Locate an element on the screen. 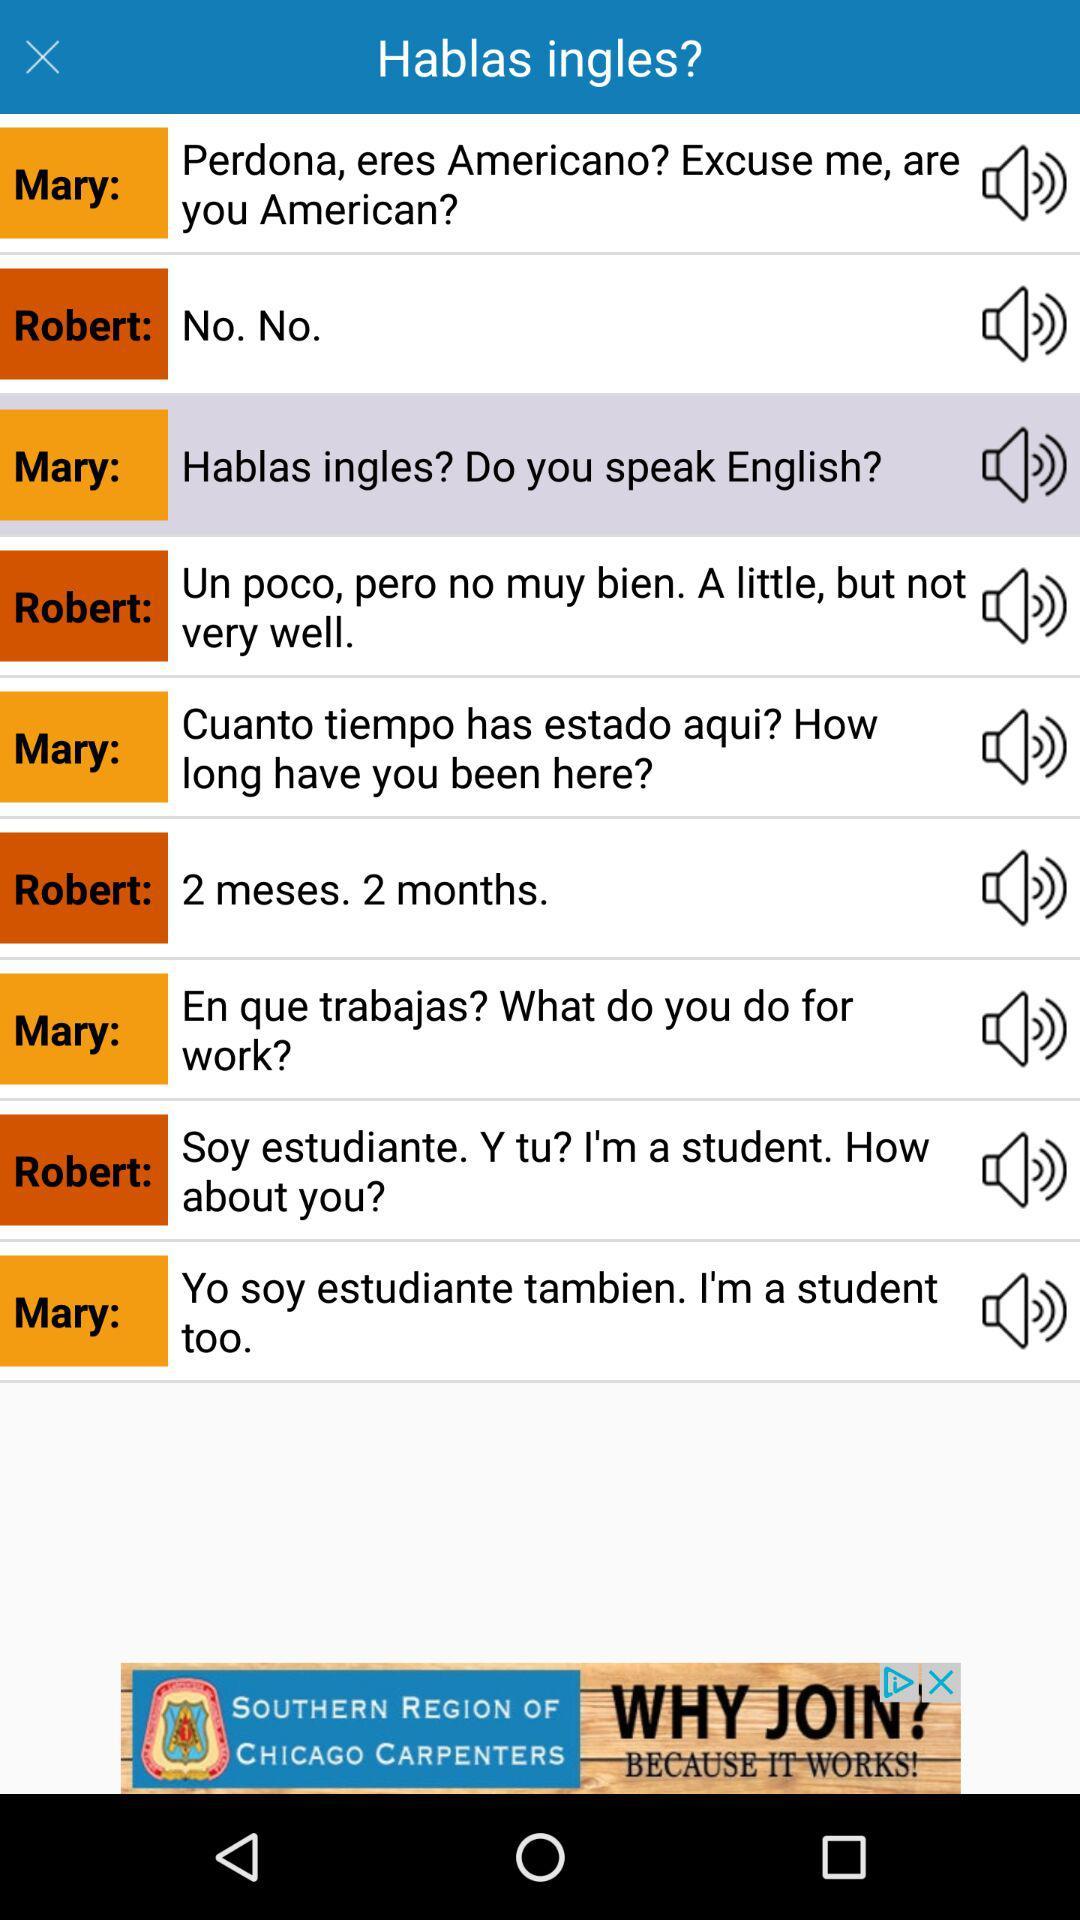 Image resolution: width=1080 pixels, height=1920 pixels. audio is located at coordinates (1024, 324).